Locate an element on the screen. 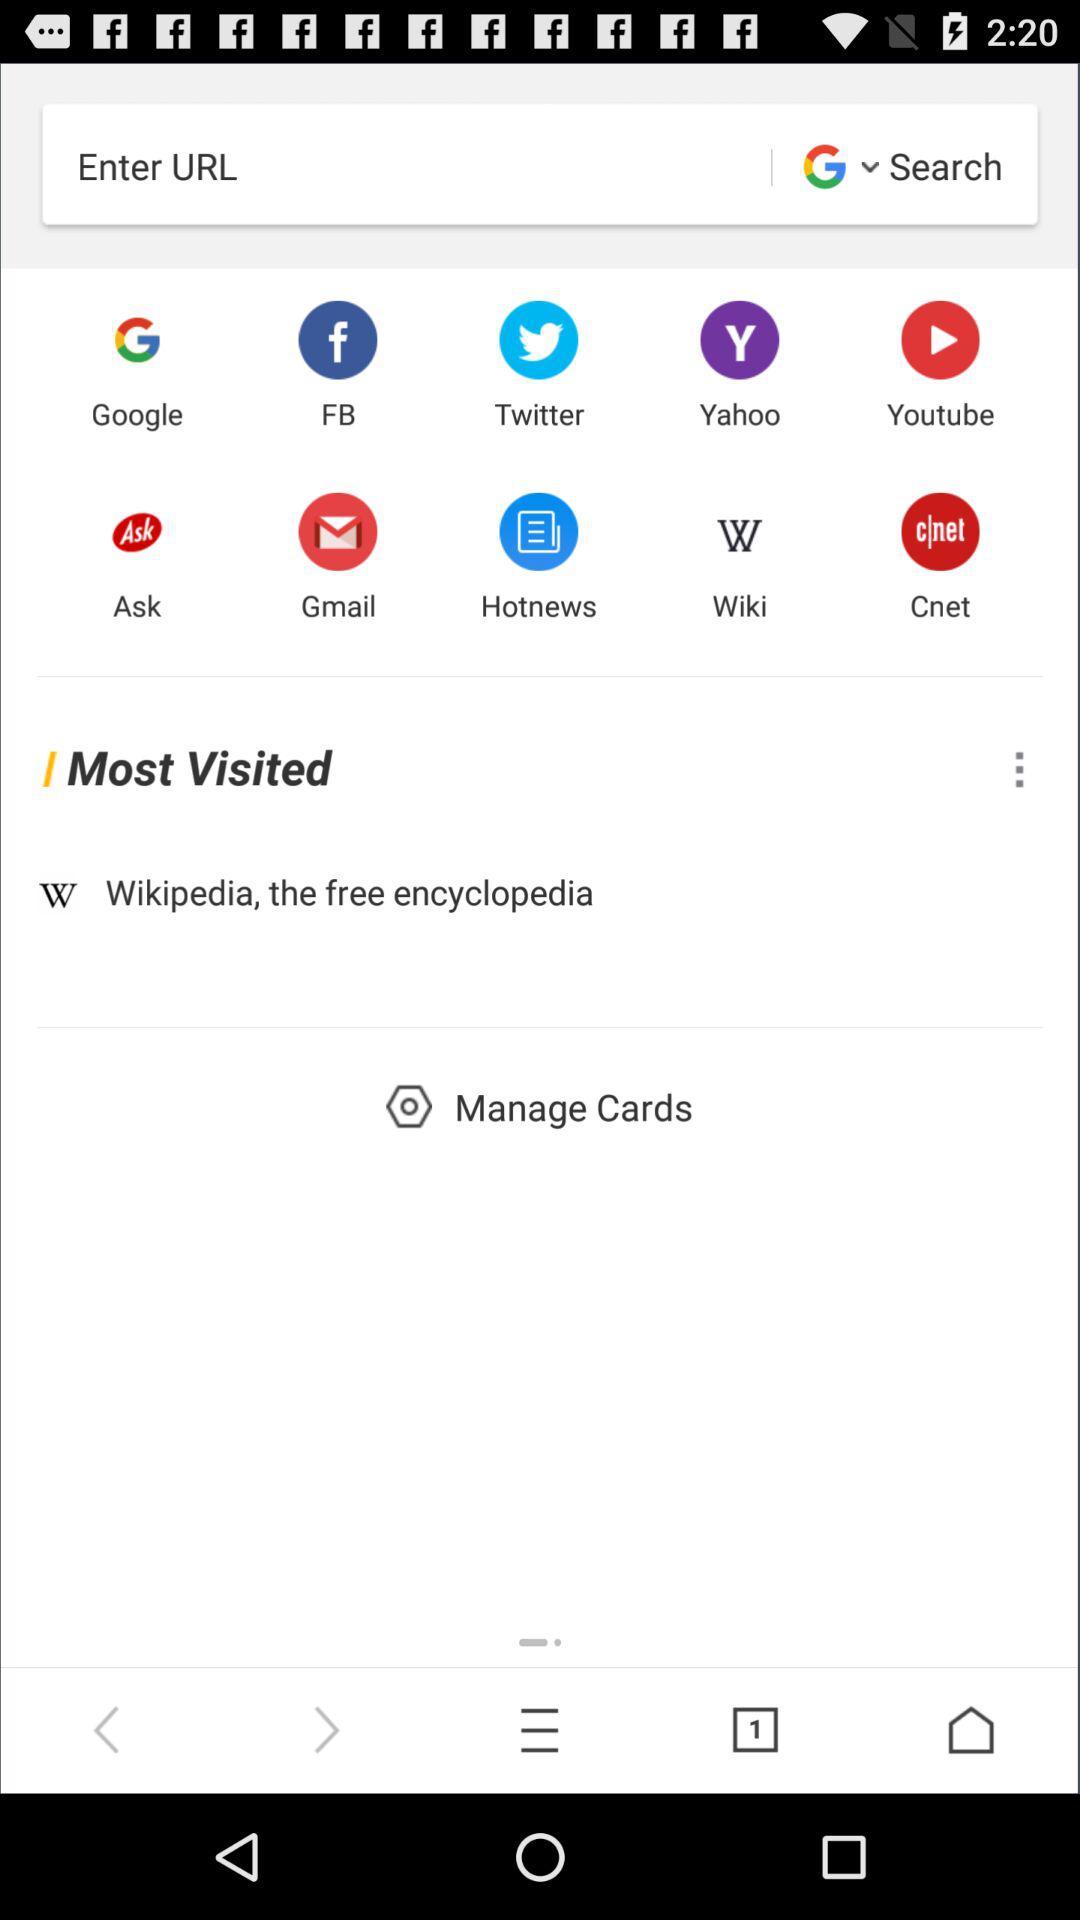 The image size is (1080, 1920). the arrow_backward icon is located at coordinates (108, 1851).